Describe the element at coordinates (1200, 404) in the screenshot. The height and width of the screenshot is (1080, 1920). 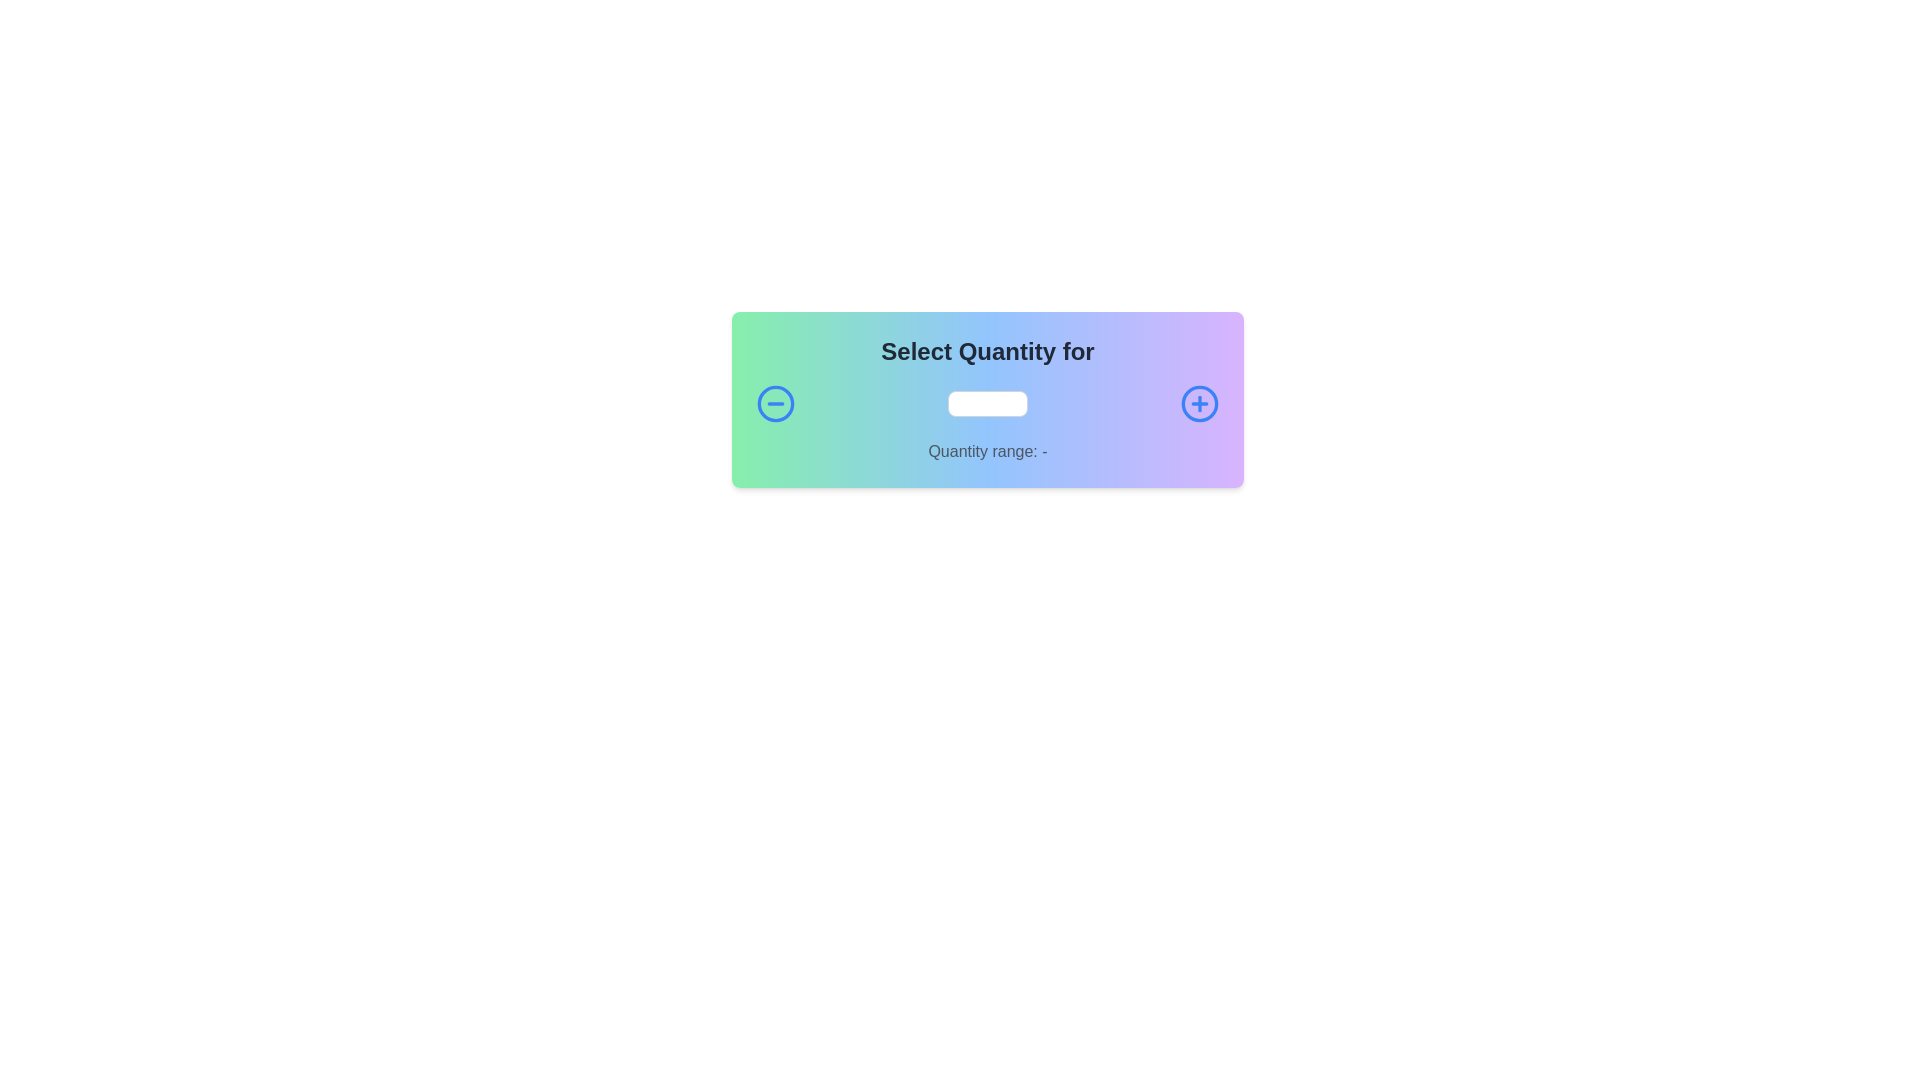
I see `the circular increment button with a blue '+' symbol located to the right of the decrement button to increment the counter value` at that location.